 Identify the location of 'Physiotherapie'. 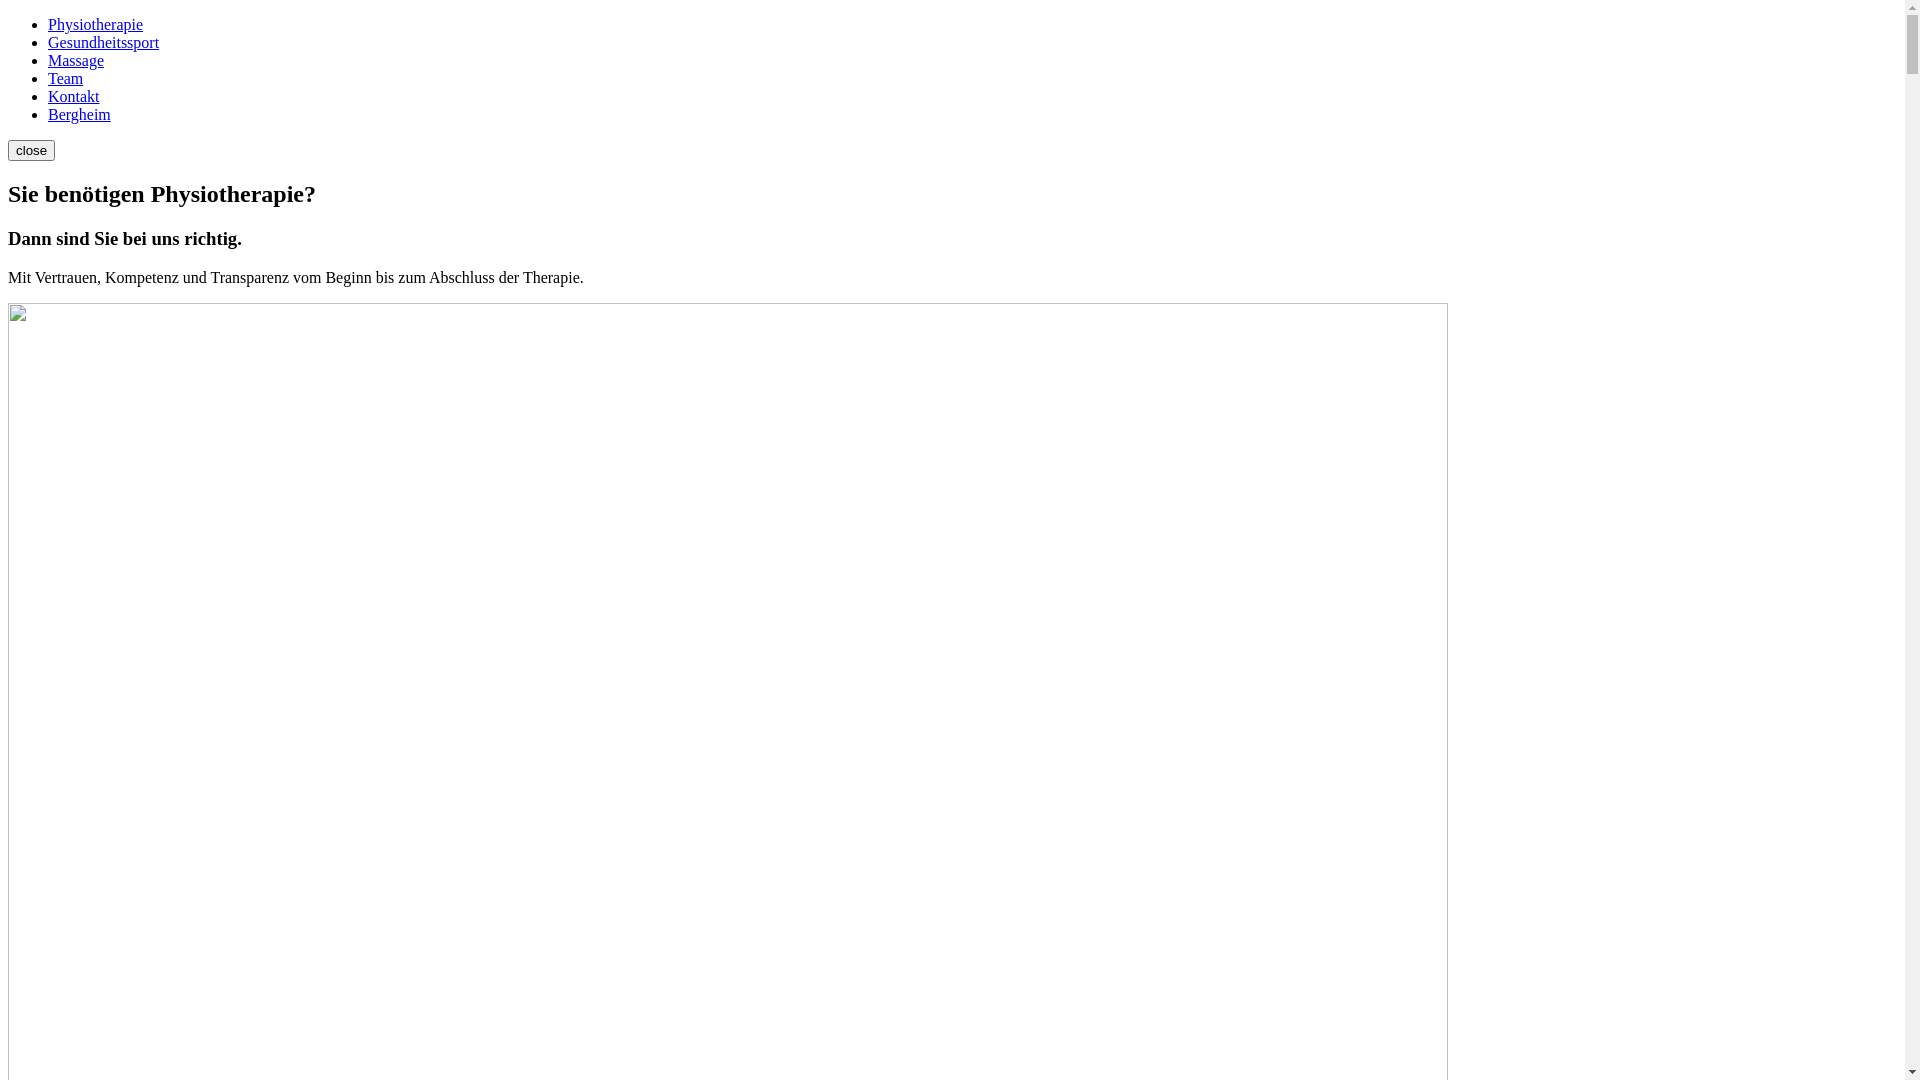
(48, 24).